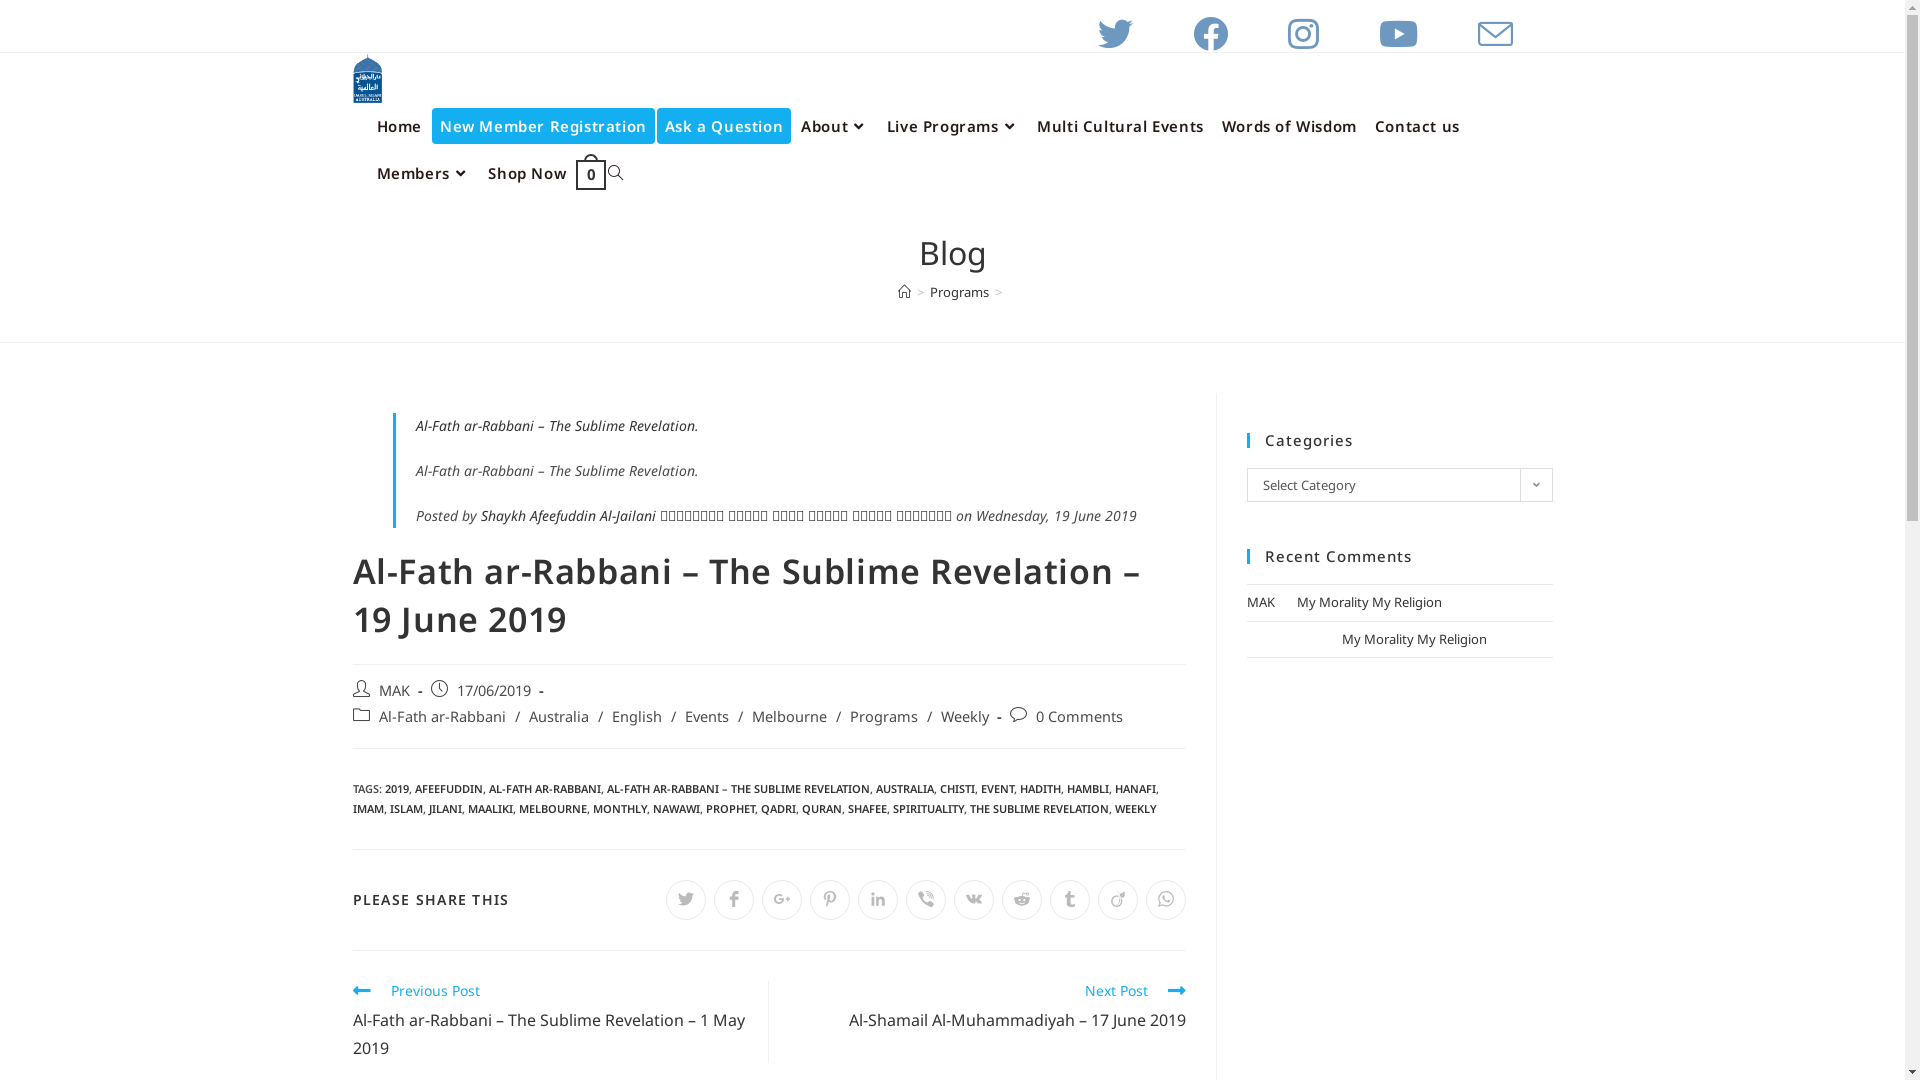  Describe the element at coordinates (1212, 126) in the screenshot. I see `'Words of Wisdom'` at that location.